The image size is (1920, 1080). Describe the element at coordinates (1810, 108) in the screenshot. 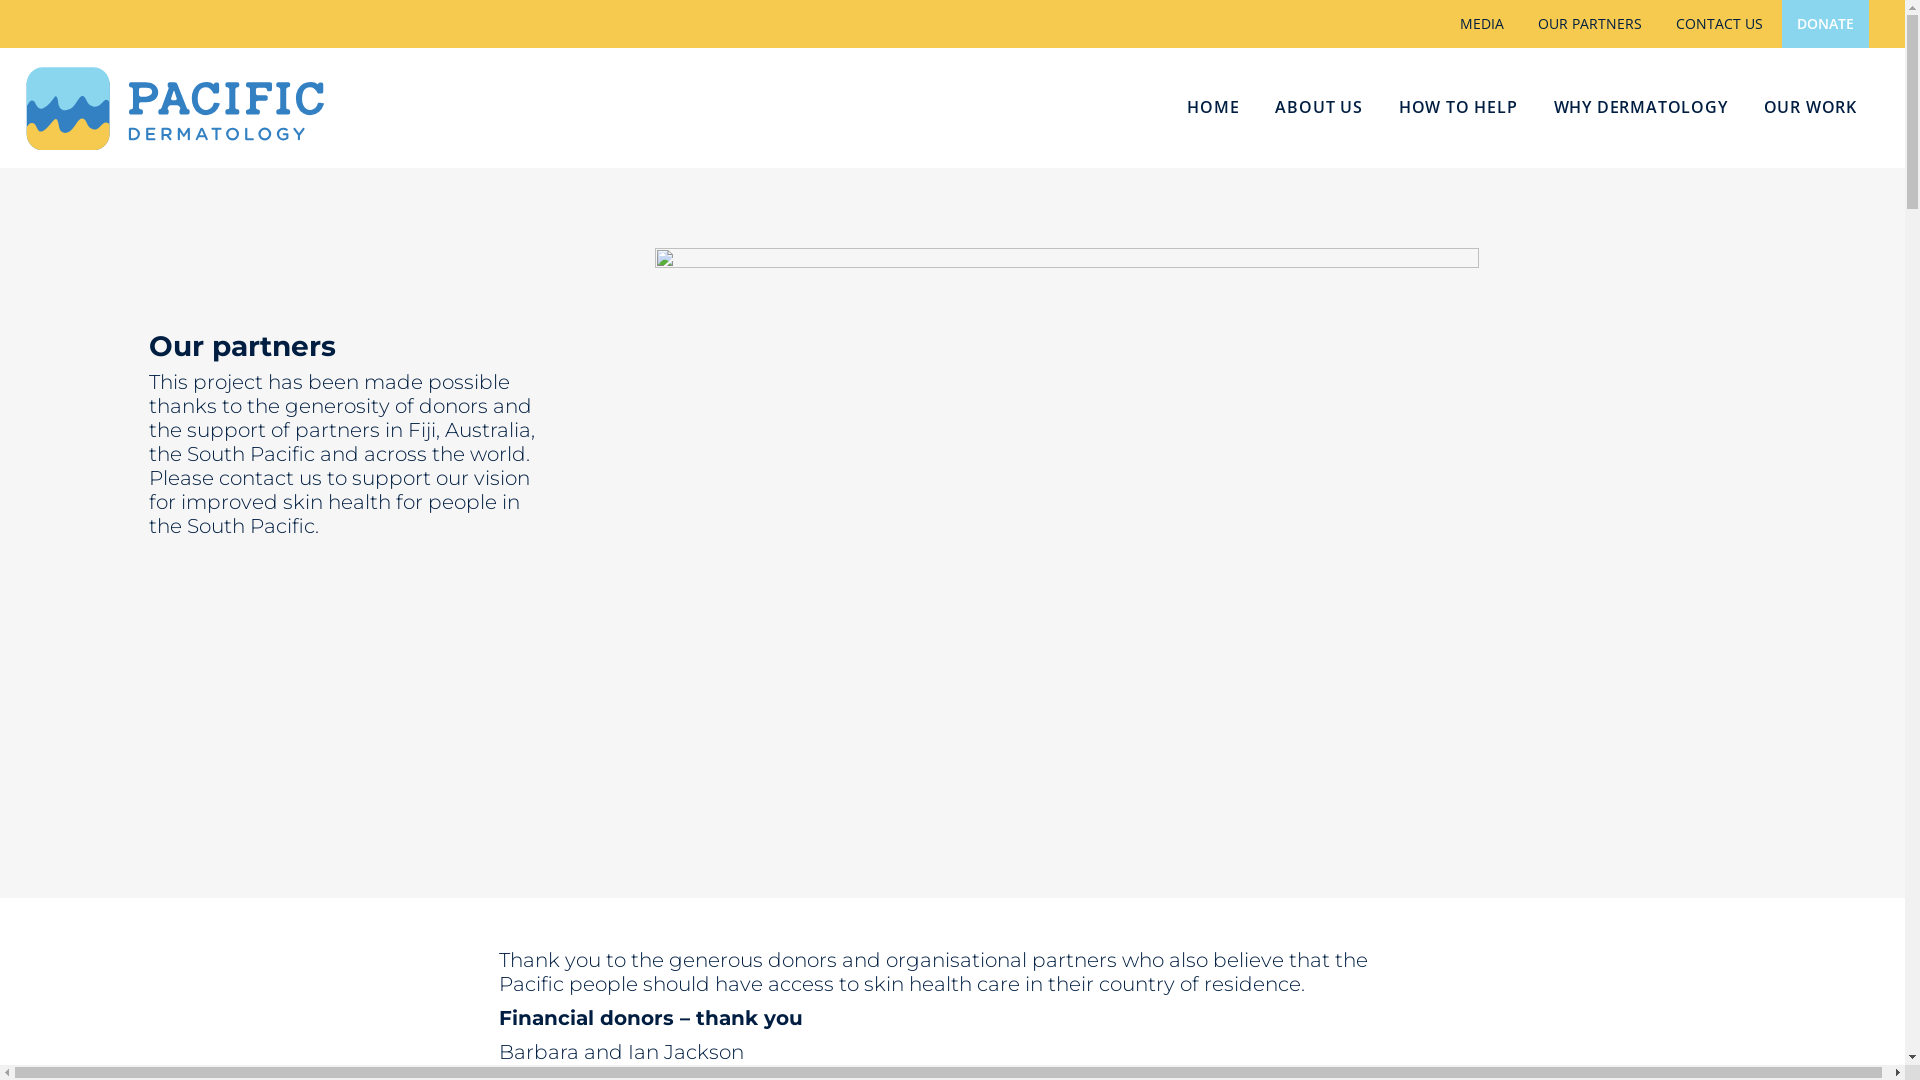

I see `'OUR WORK'` at that location.